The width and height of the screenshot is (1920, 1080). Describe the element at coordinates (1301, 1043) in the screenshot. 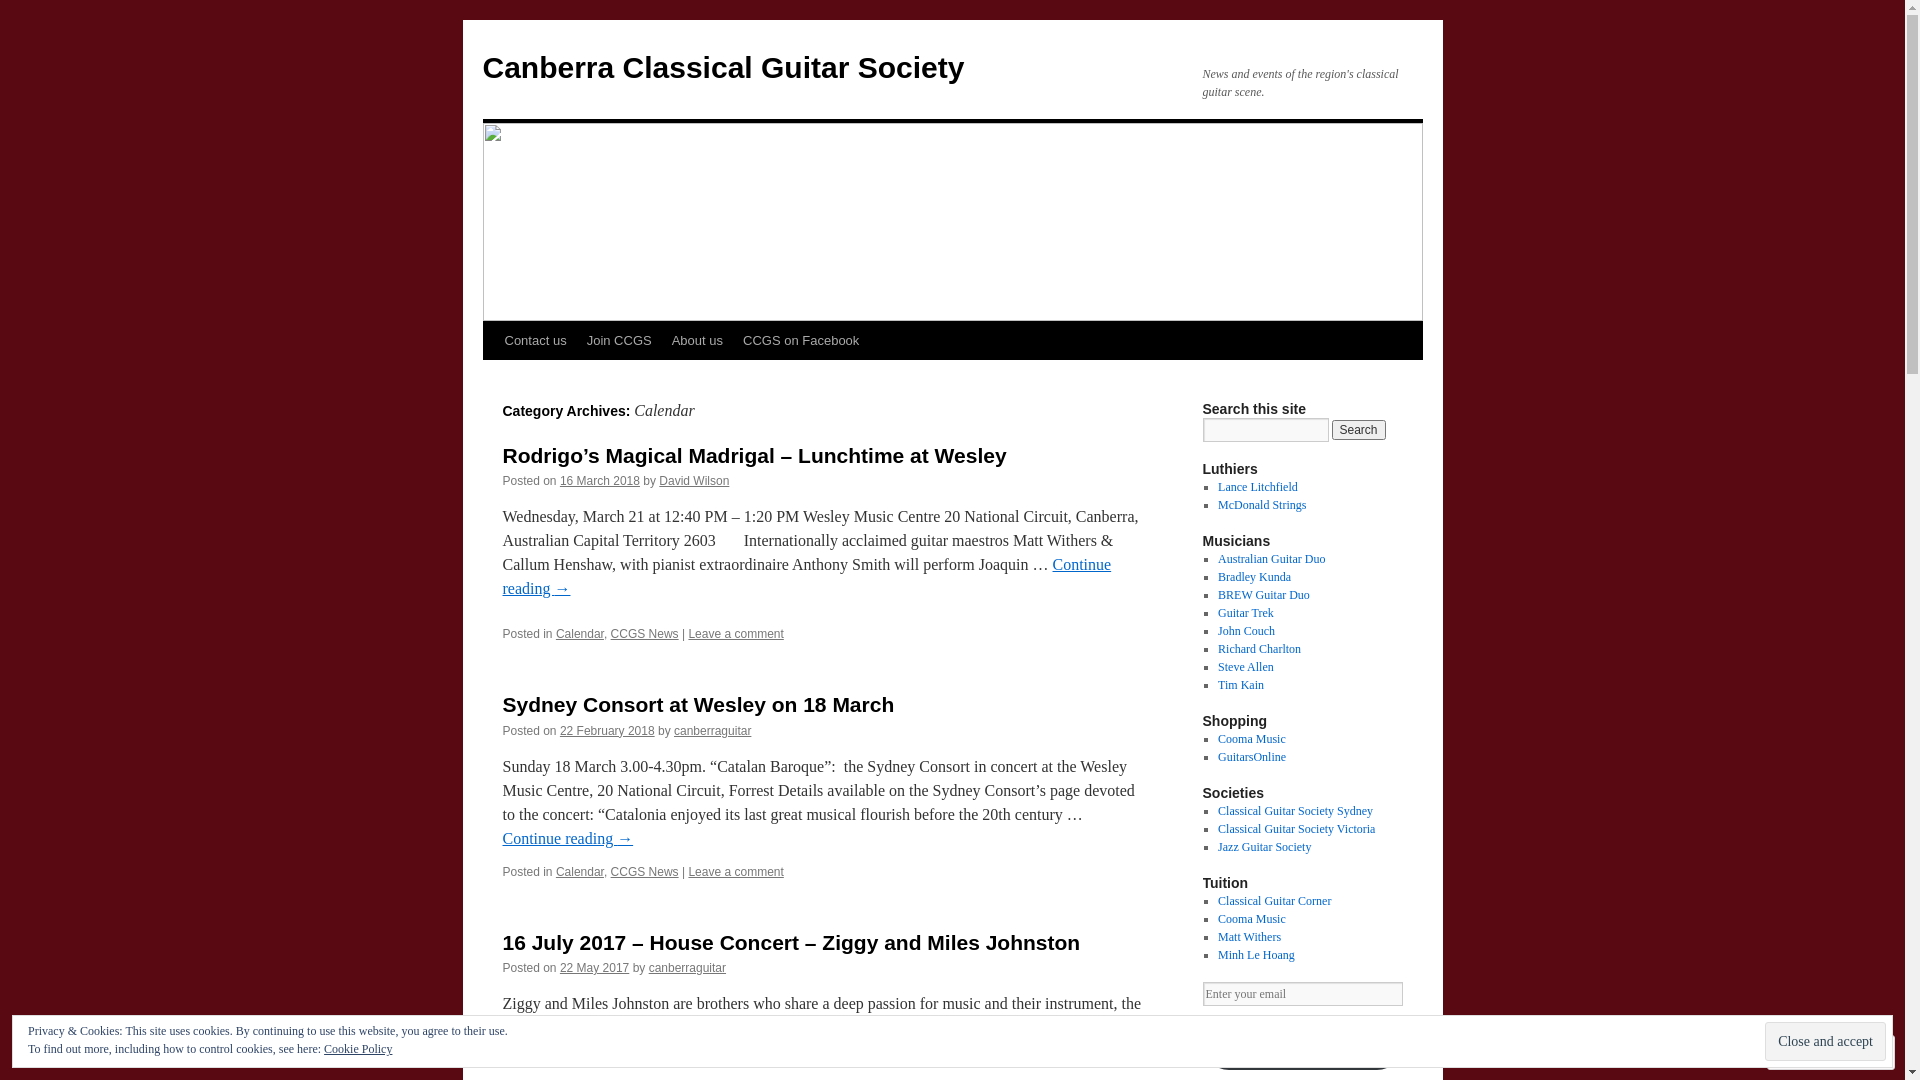

I see `'Guitar Society Newsletter Signup'` at that location.